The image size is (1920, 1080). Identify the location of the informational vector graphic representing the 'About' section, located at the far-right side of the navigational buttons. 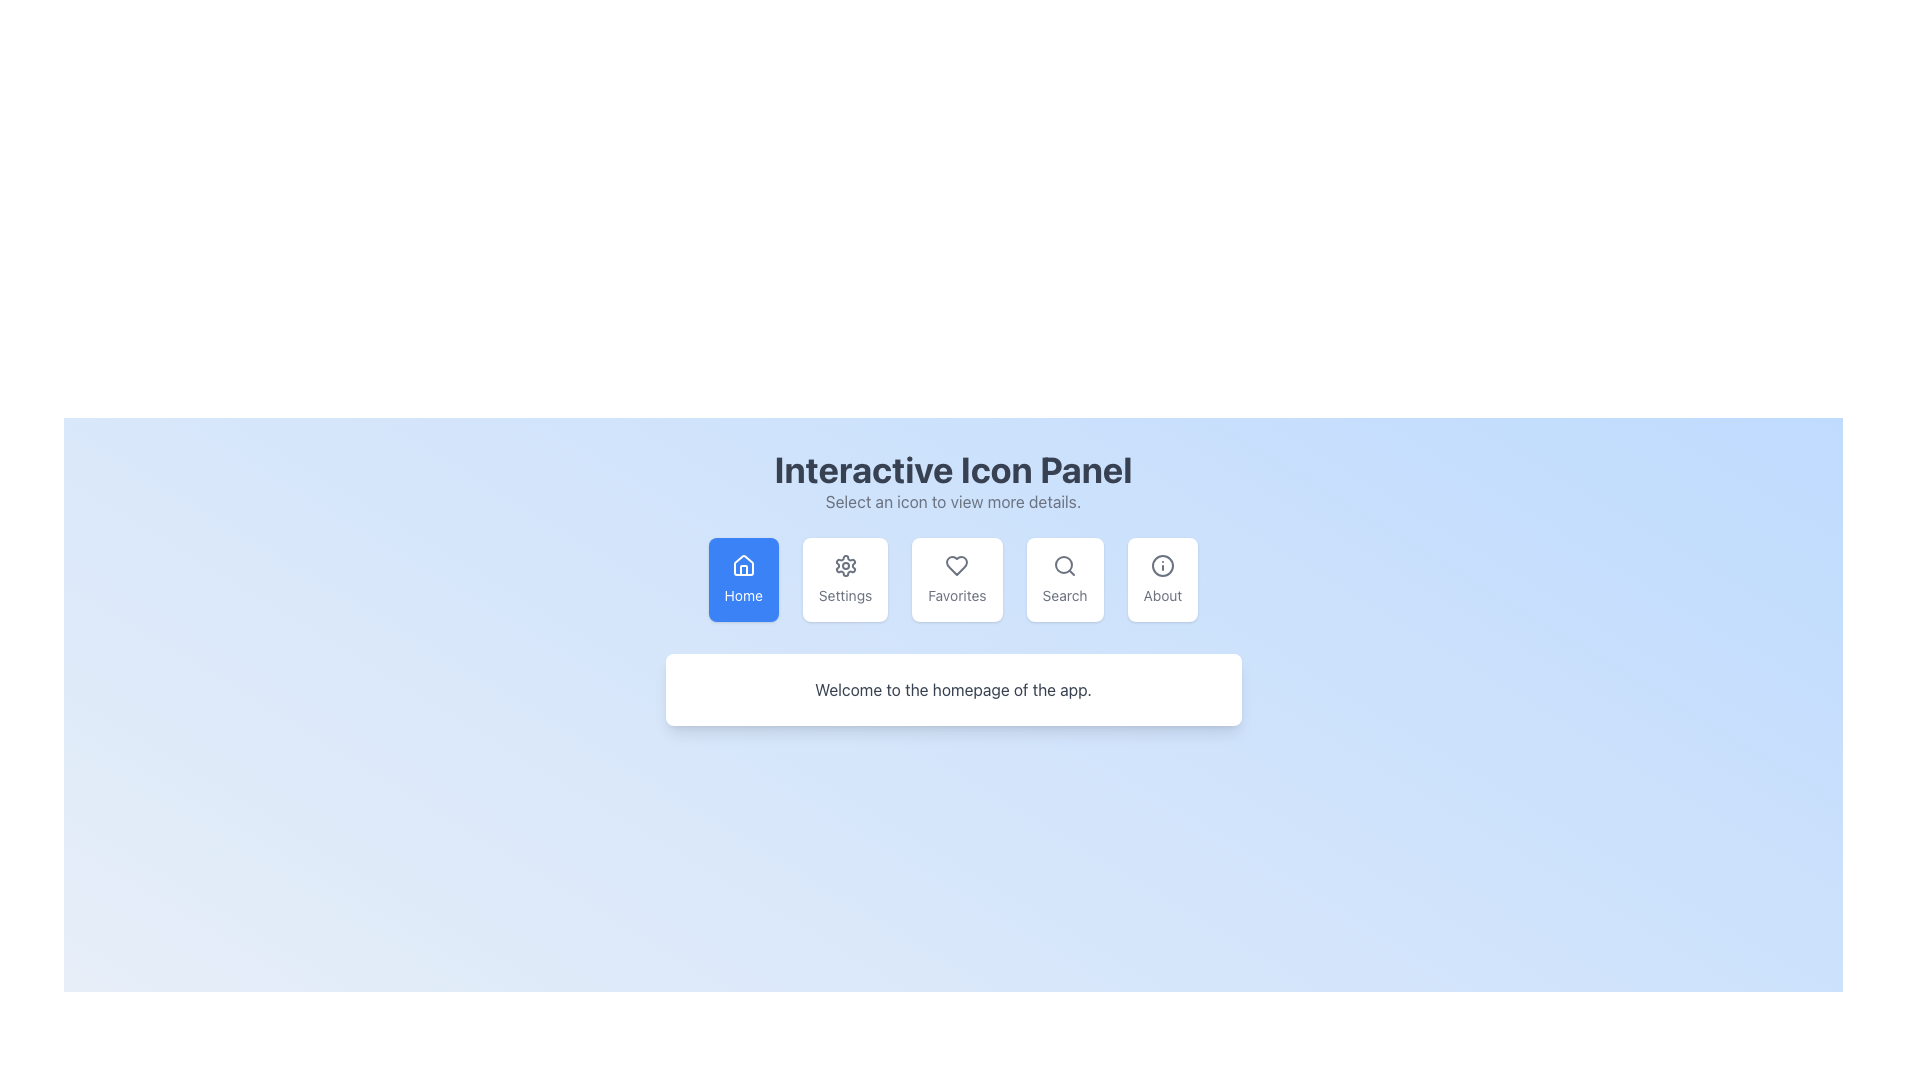
(1162, 566).